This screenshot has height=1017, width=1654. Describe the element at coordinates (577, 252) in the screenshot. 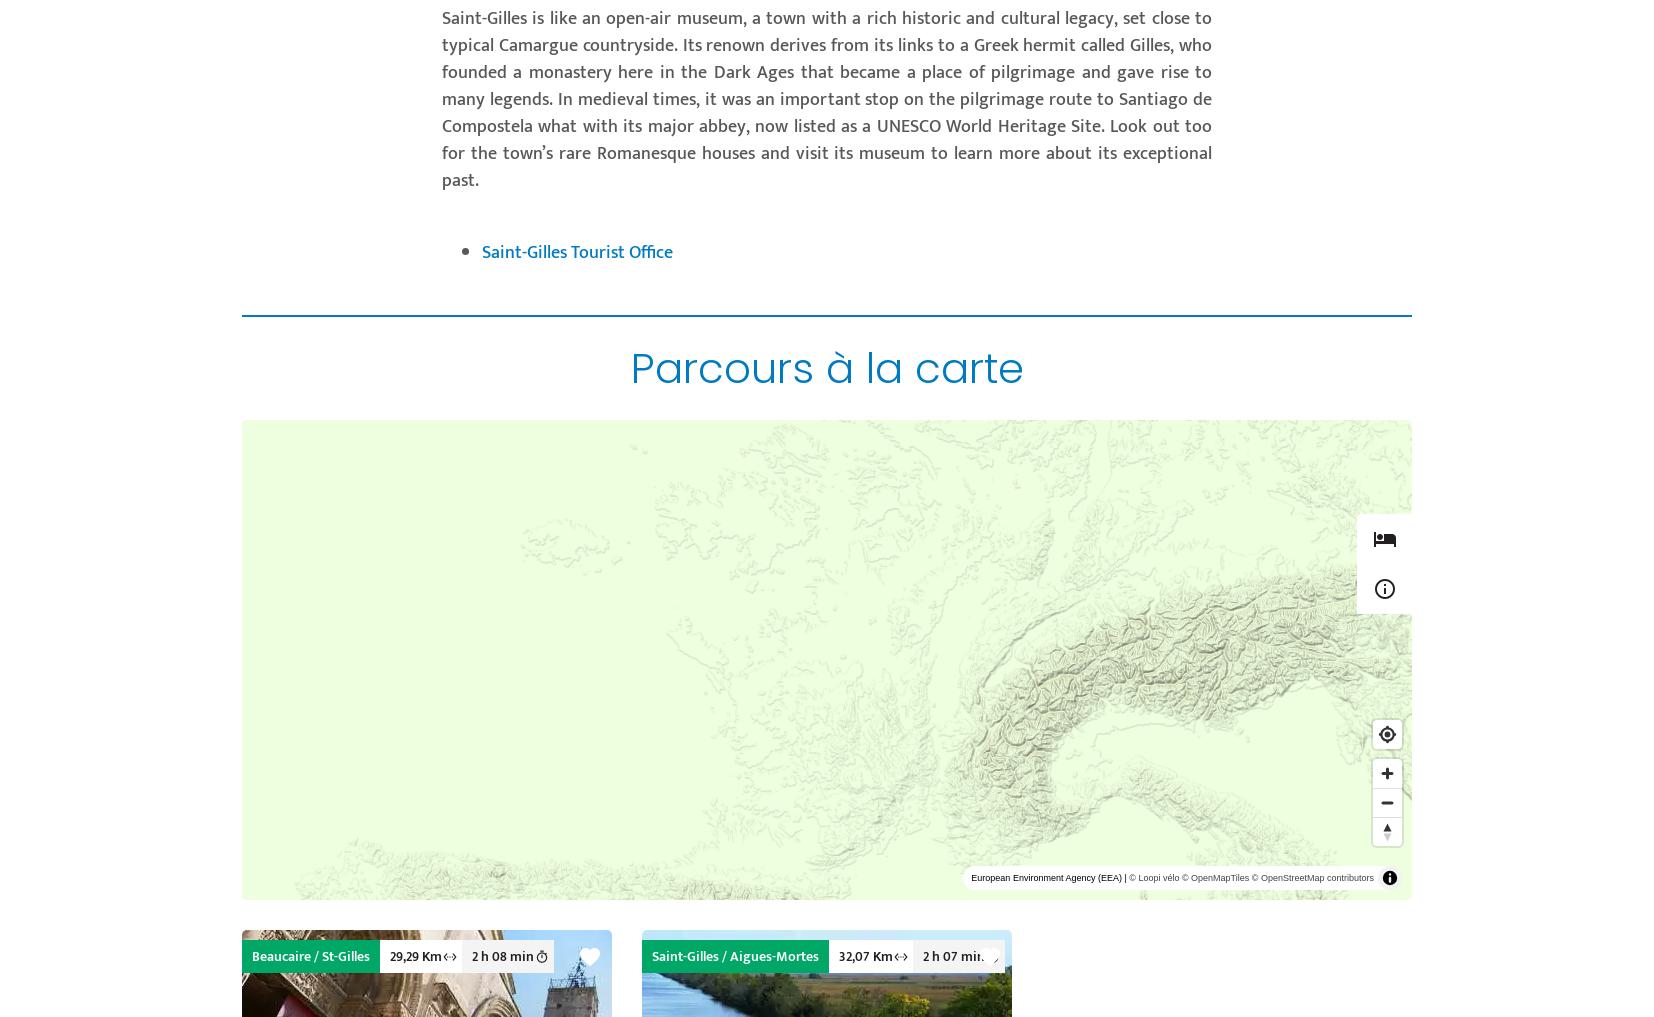

I see `'Saint-Gilles Tourist Office'` at that location.